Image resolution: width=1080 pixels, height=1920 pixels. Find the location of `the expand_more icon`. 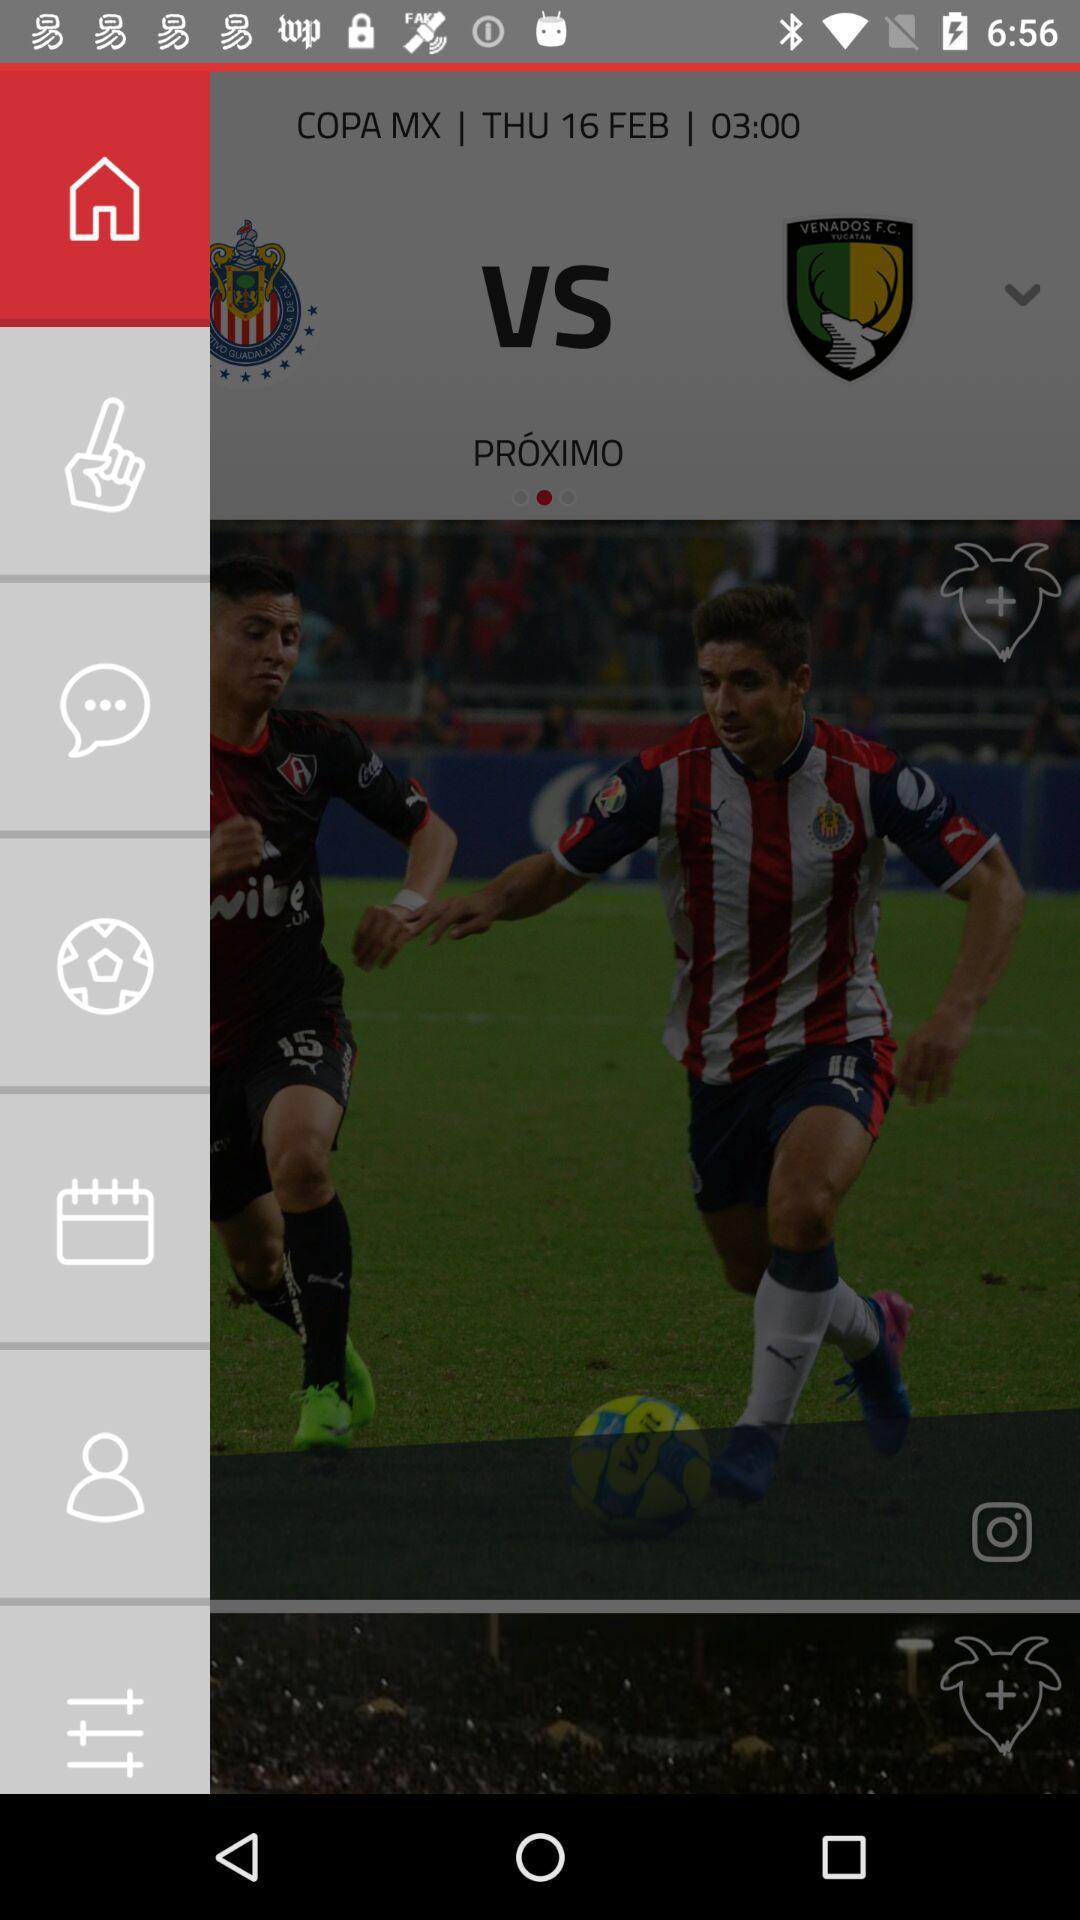

the expand_more icon is located at coordinates (1022, 294).